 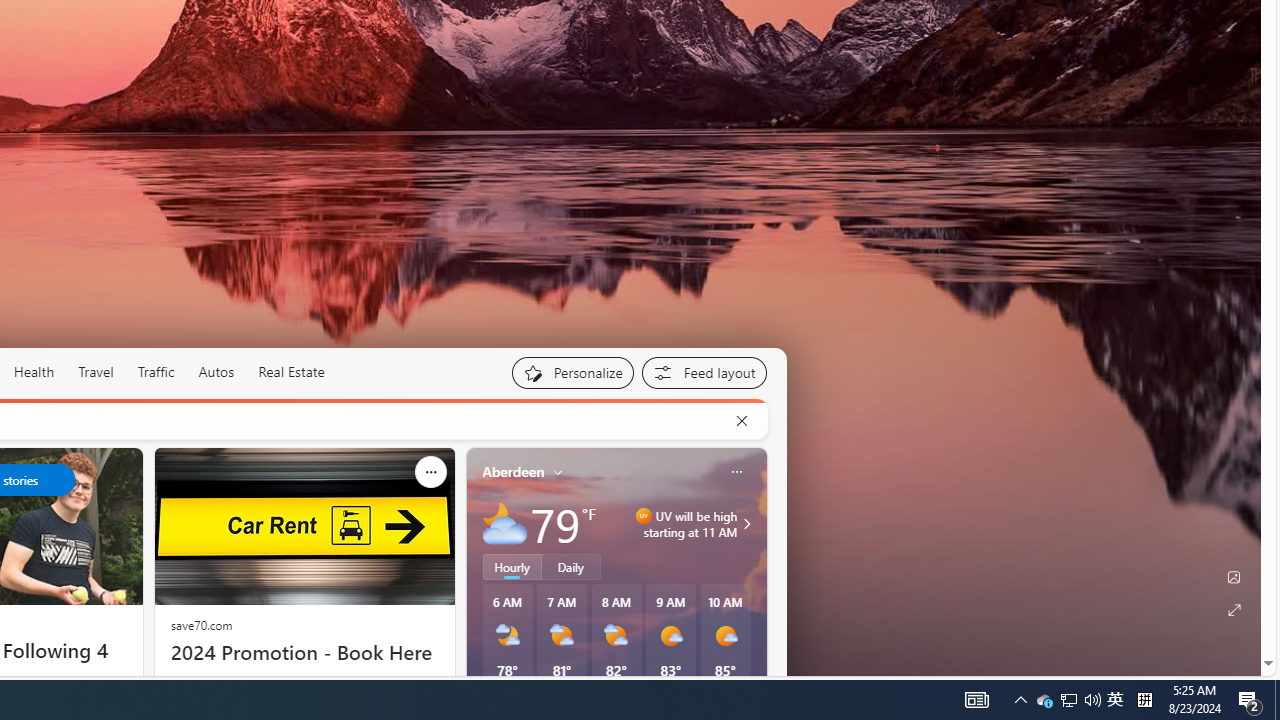 I want to click on 'Traffic', so click(x=154, y=371).